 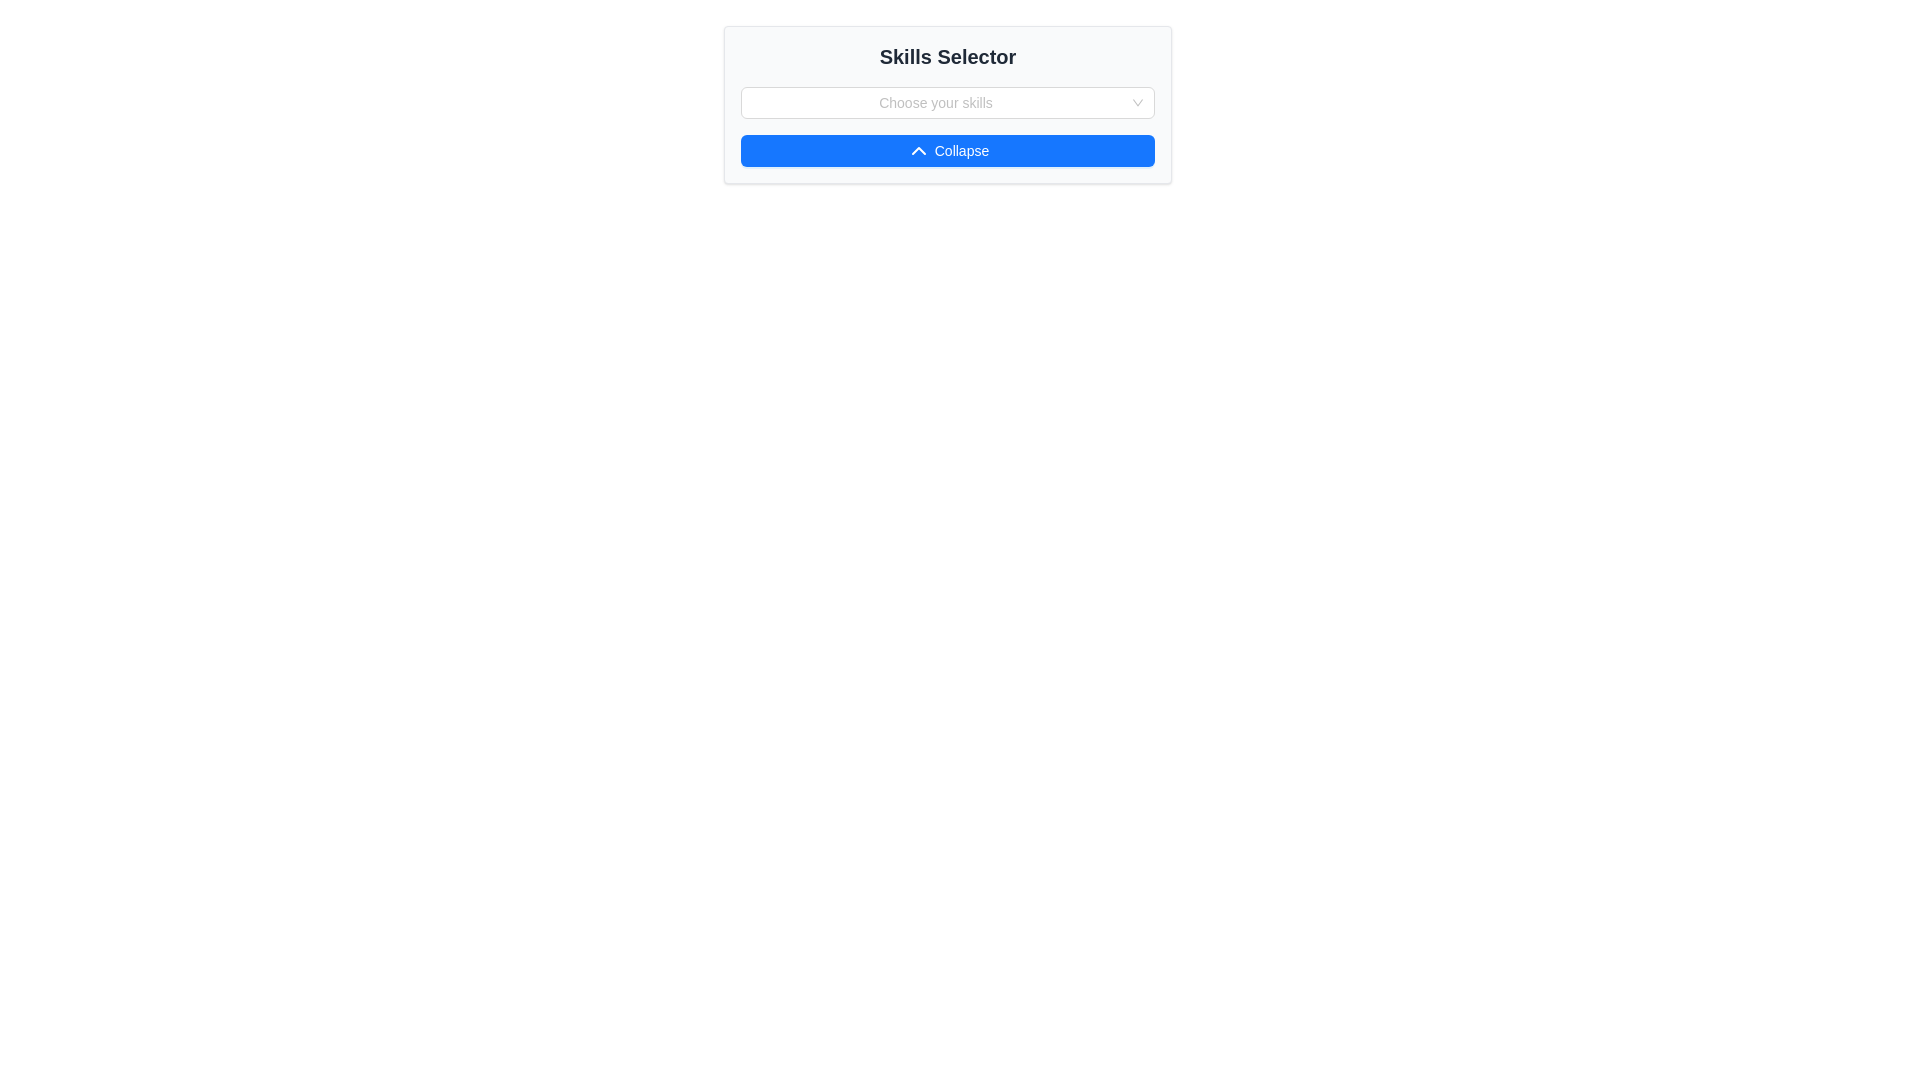 What do you see at coordinates (917, 149) in the screenshot?
I see `the upward-pointing chevron icon within the 'Collapse' button` at bounding box center [917, 149].